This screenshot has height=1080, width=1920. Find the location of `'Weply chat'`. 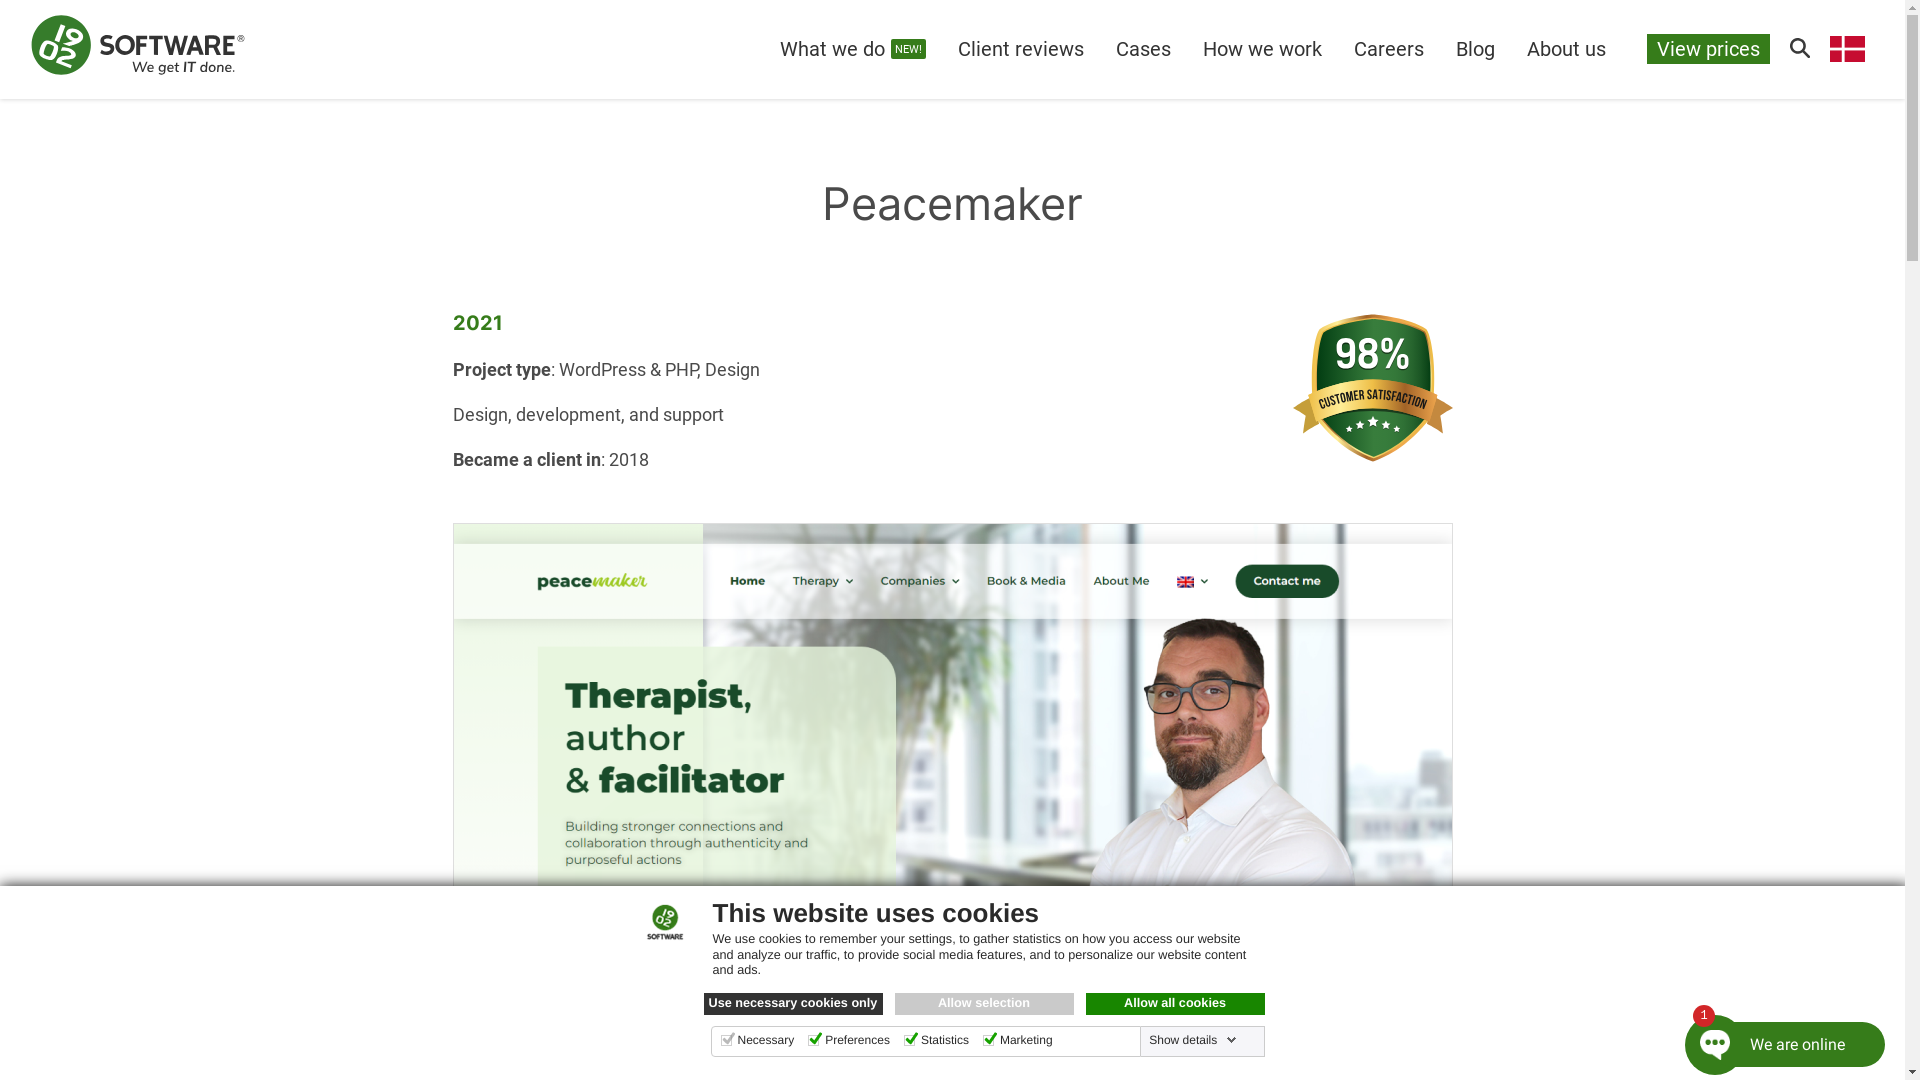

'Weply chat' is located at coordinates (1773, 1035).